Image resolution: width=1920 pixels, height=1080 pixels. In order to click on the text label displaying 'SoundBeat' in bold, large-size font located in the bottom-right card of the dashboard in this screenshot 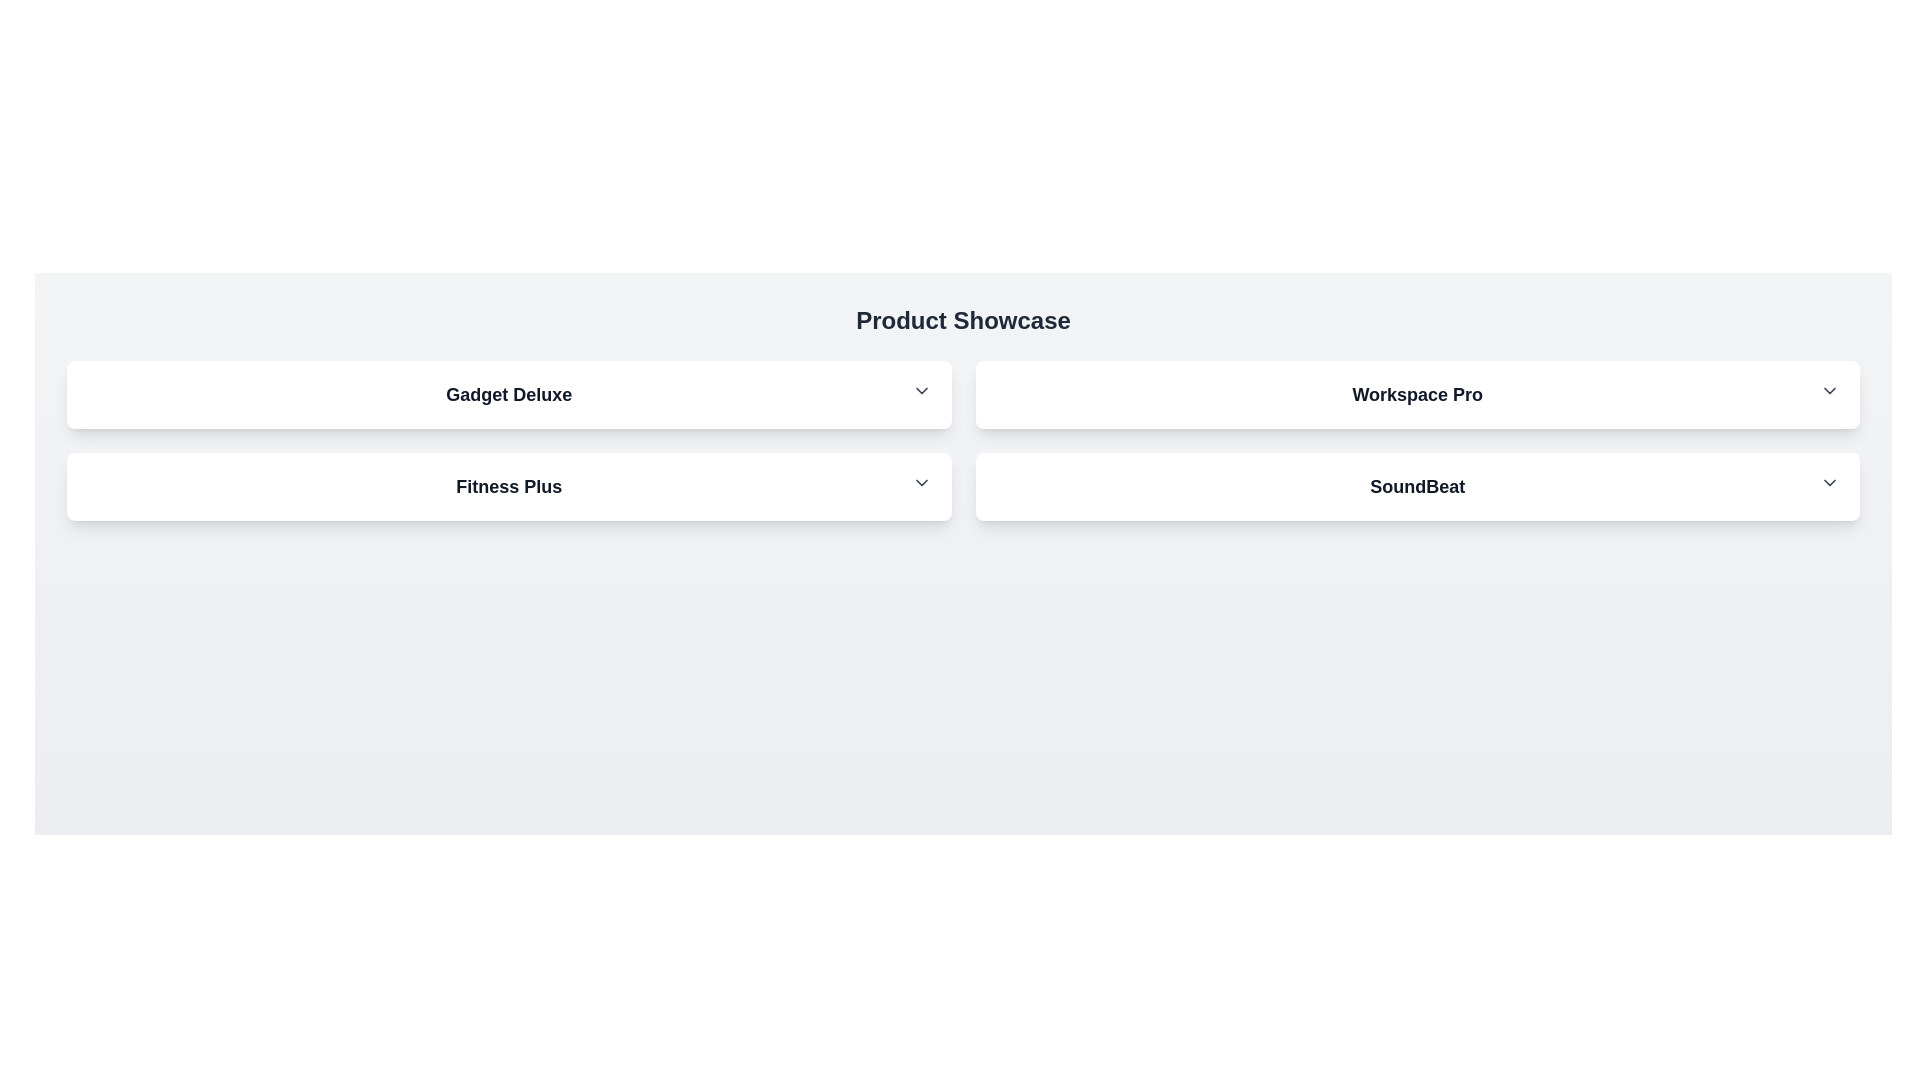, I will do `click(1416, 486)`.